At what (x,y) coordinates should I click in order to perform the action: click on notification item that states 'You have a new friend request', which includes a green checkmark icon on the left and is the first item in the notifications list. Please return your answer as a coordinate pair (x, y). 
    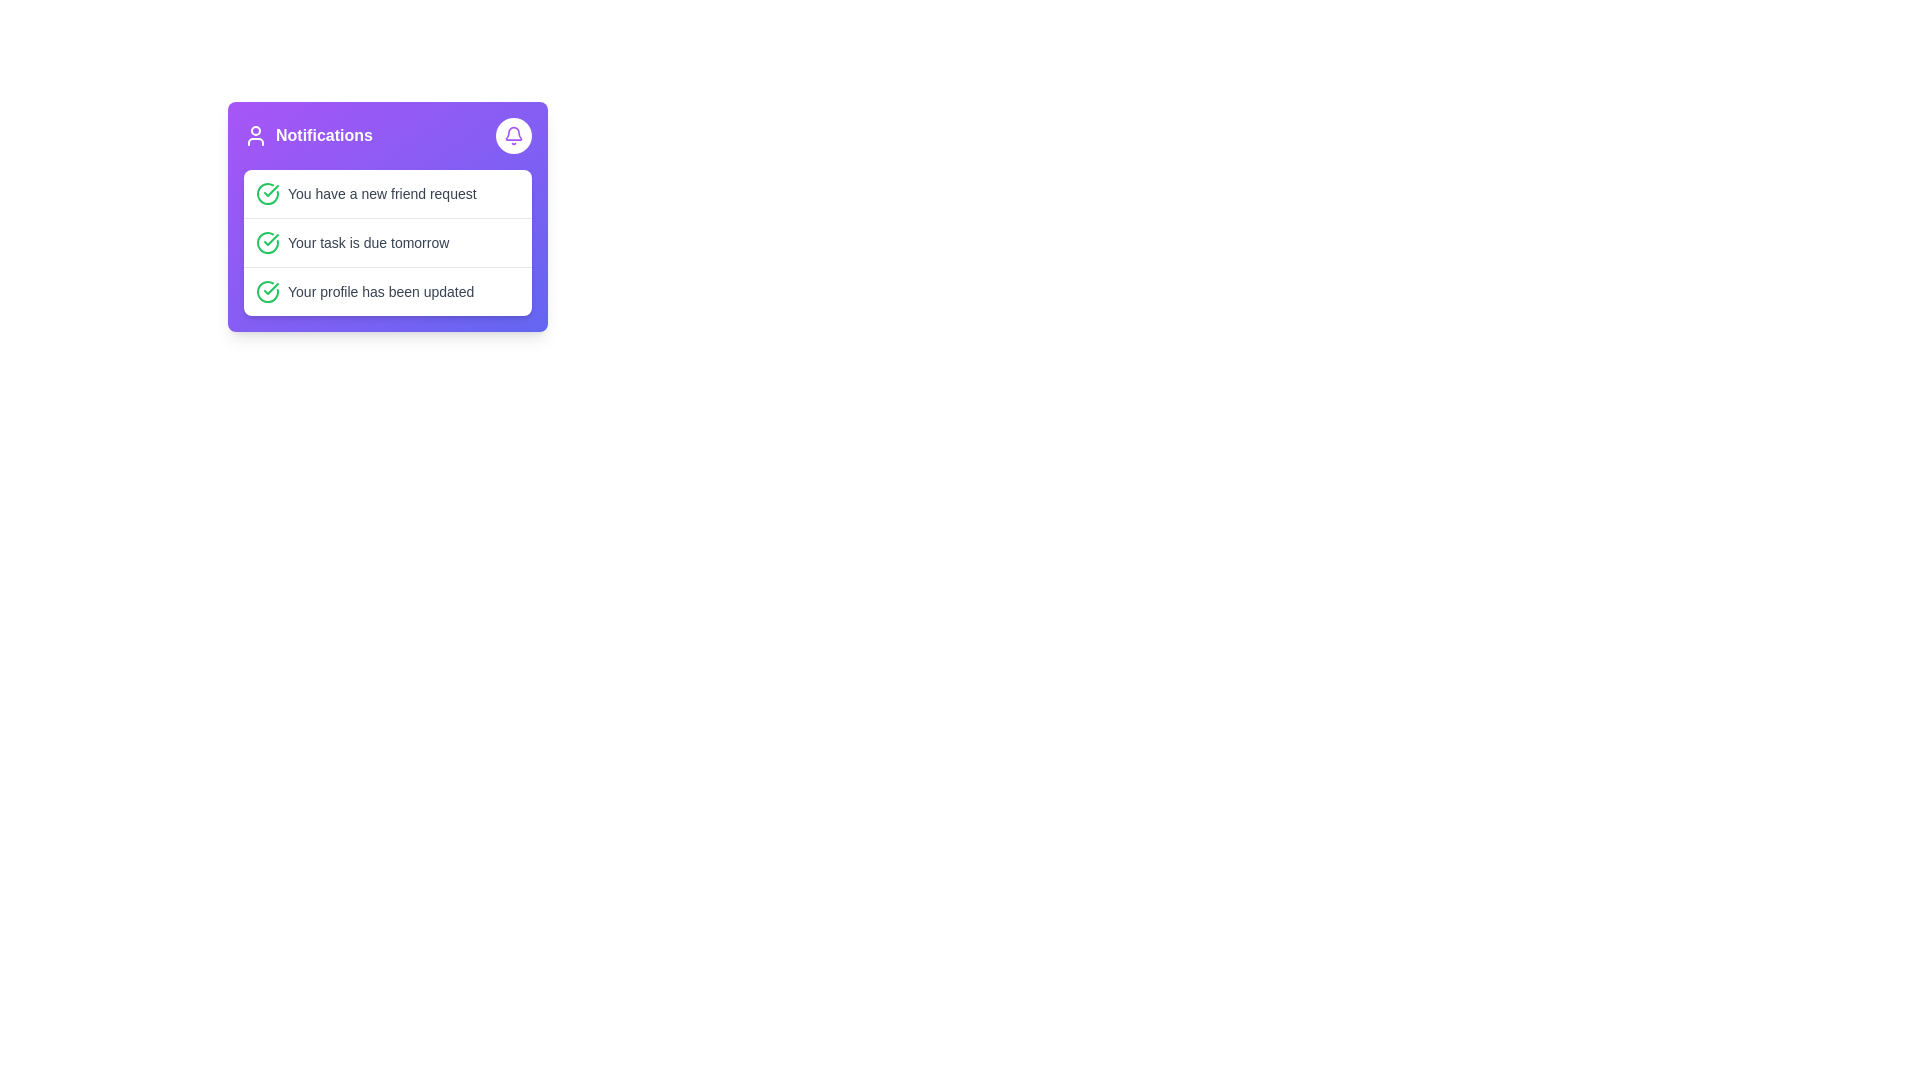
    Looking at the image, I should click on (388, 193).